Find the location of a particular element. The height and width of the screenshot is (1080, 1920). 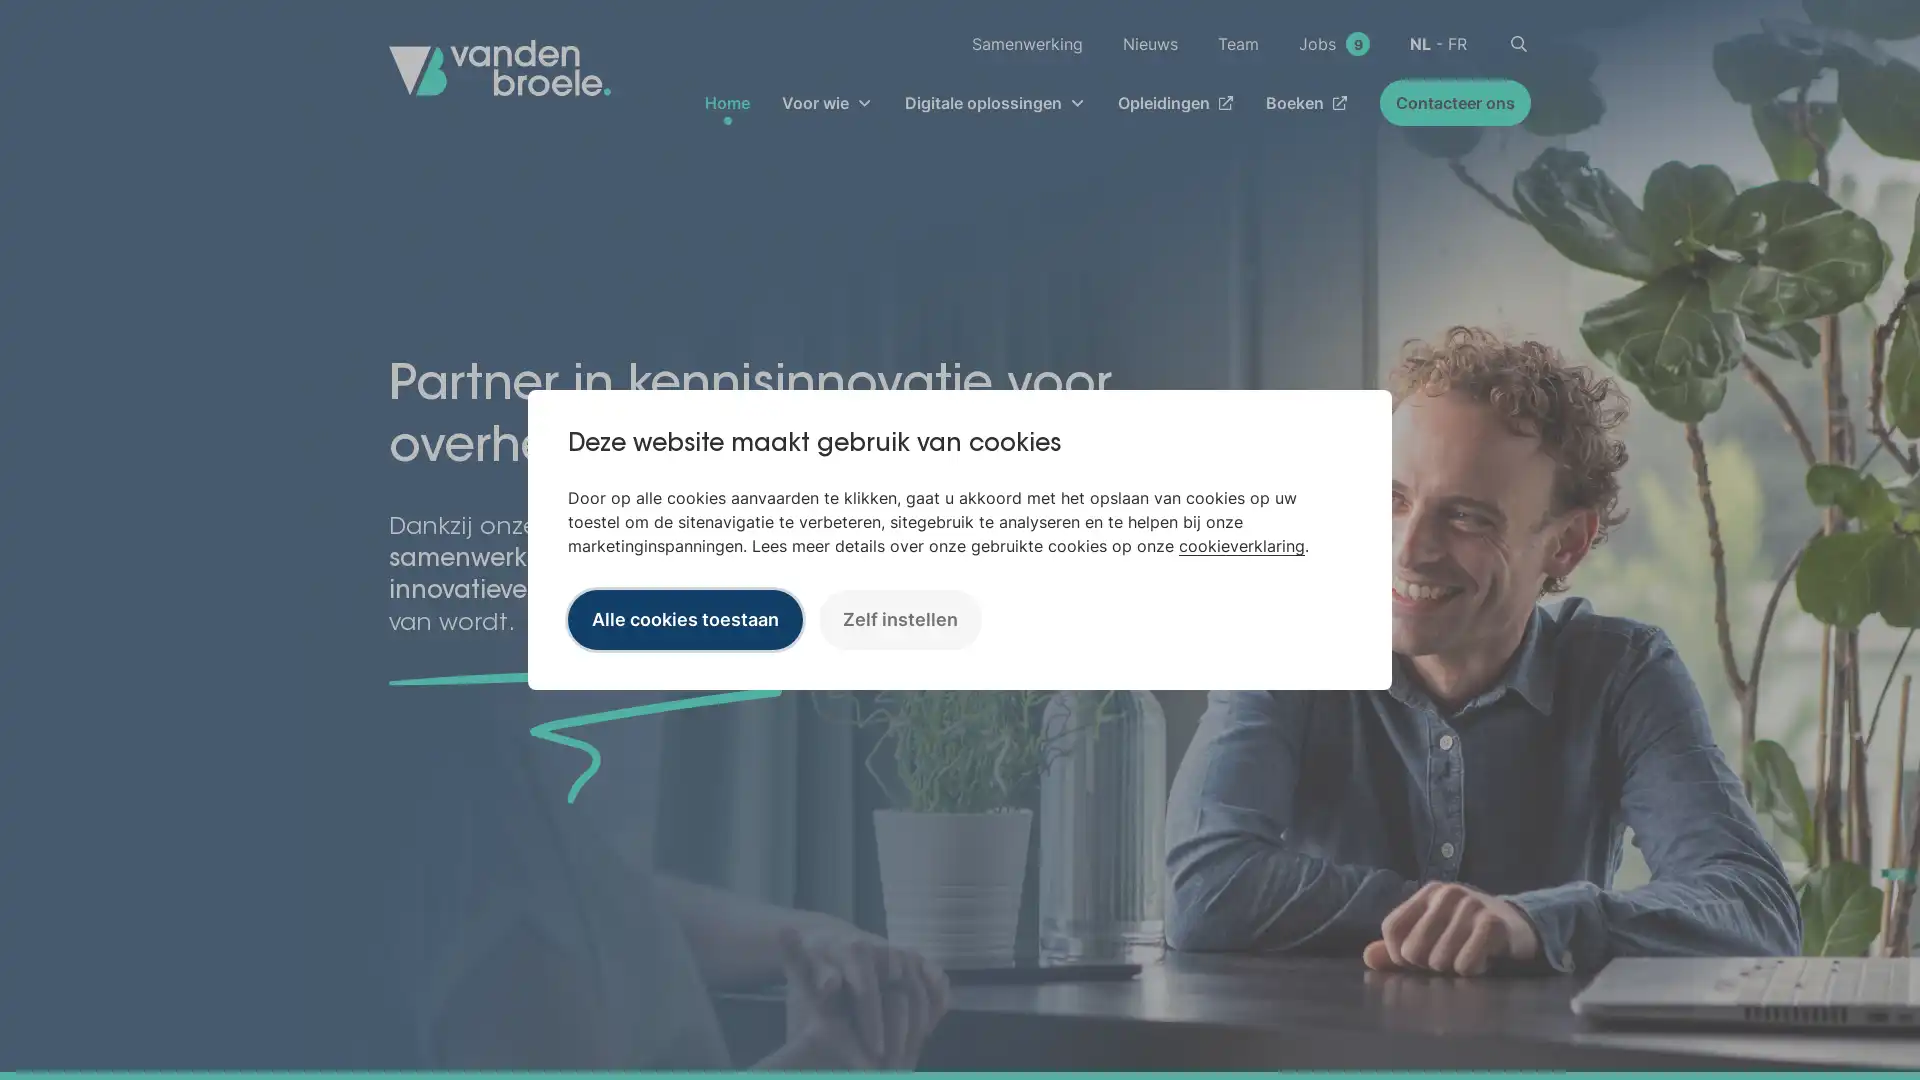

Zelf instellen is located at coordinates (899, 617).